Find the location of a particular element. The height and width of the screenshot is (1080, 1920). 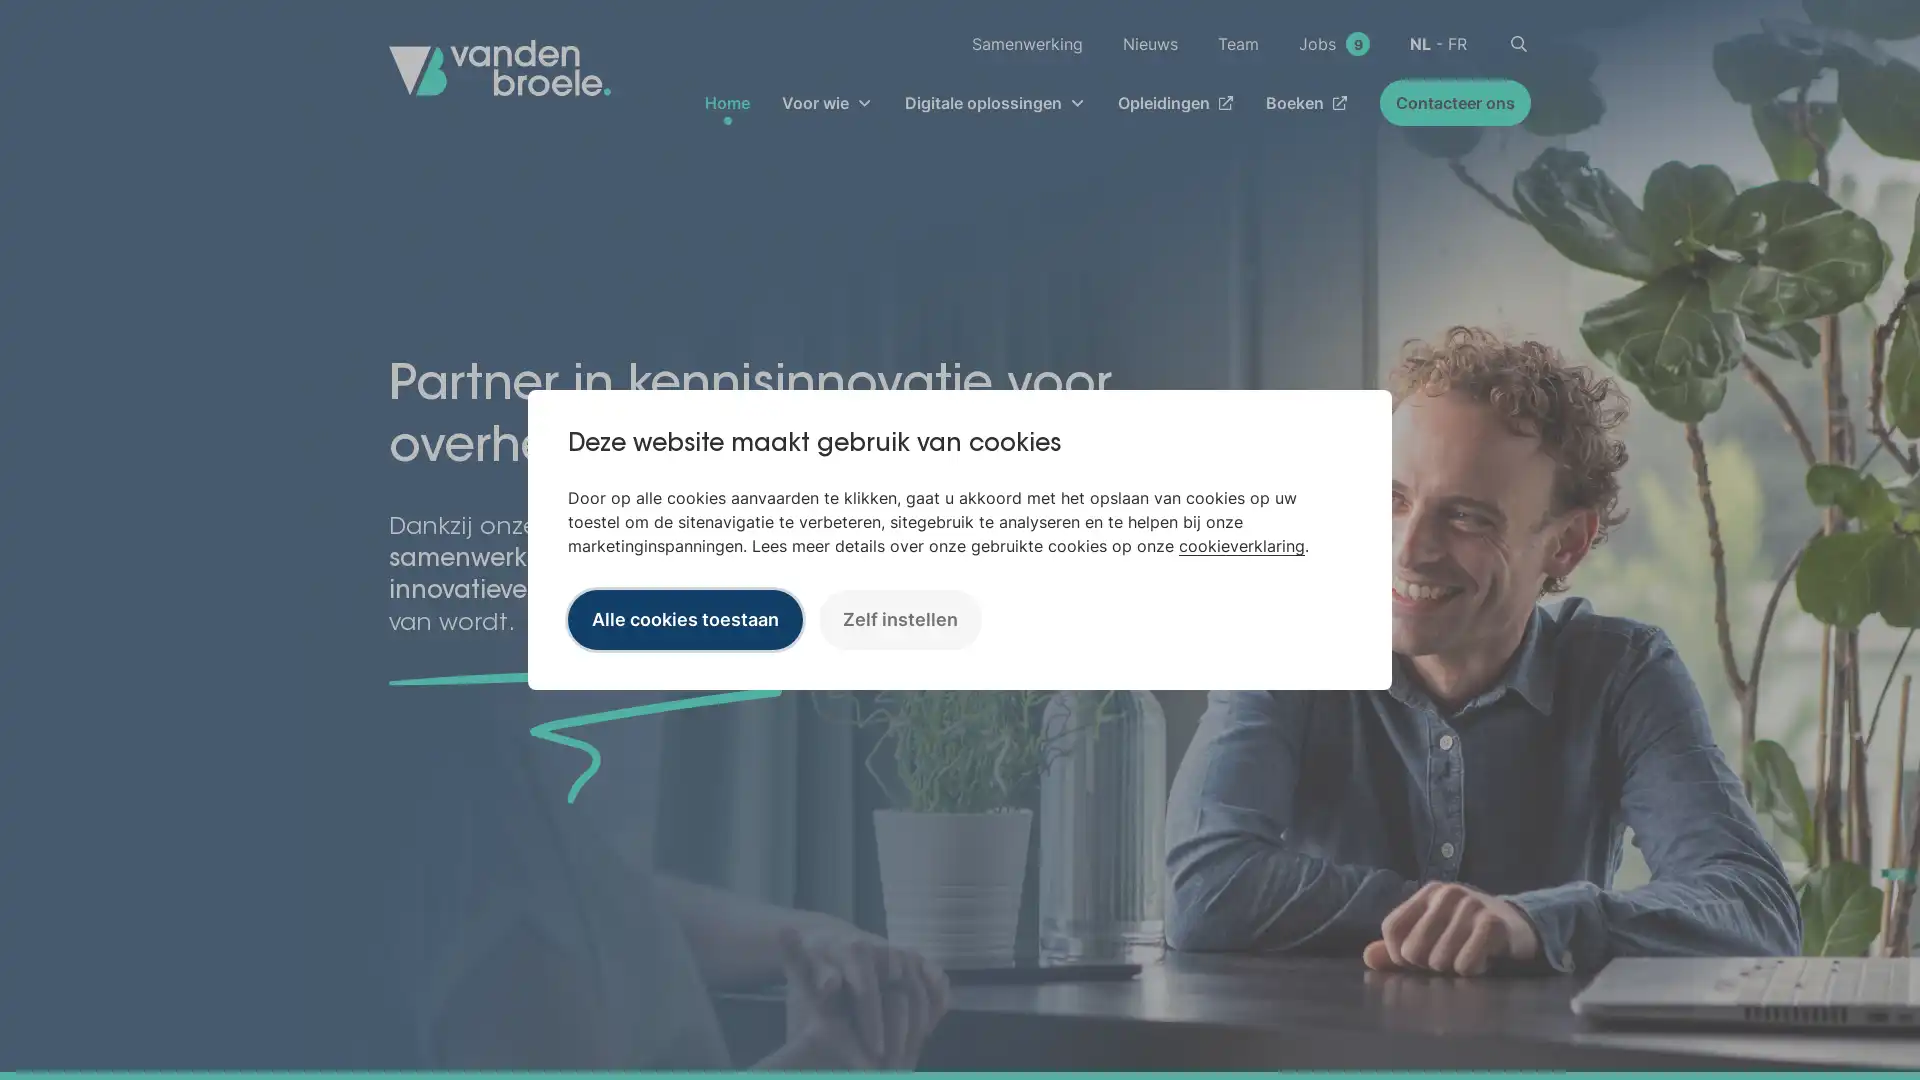

Zelf instellen is located at coordinates (899, 617).